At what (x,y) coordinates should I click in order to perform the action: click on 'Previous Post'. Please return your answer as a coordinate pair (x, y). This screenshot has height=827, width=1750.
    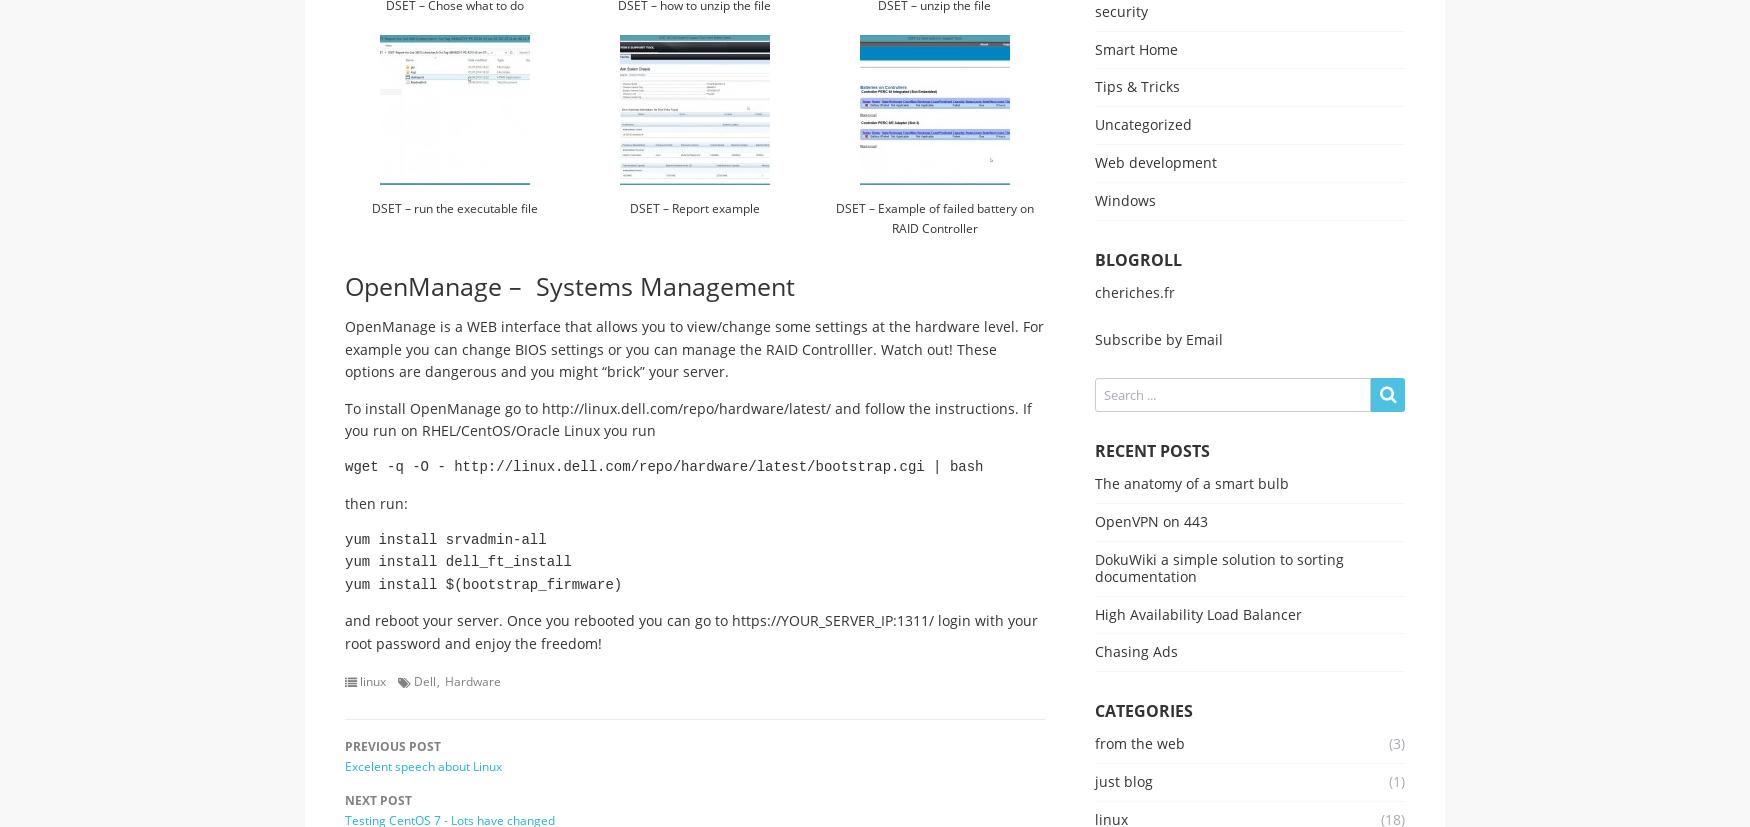
    Looking at the image, I should click on (392, 745).